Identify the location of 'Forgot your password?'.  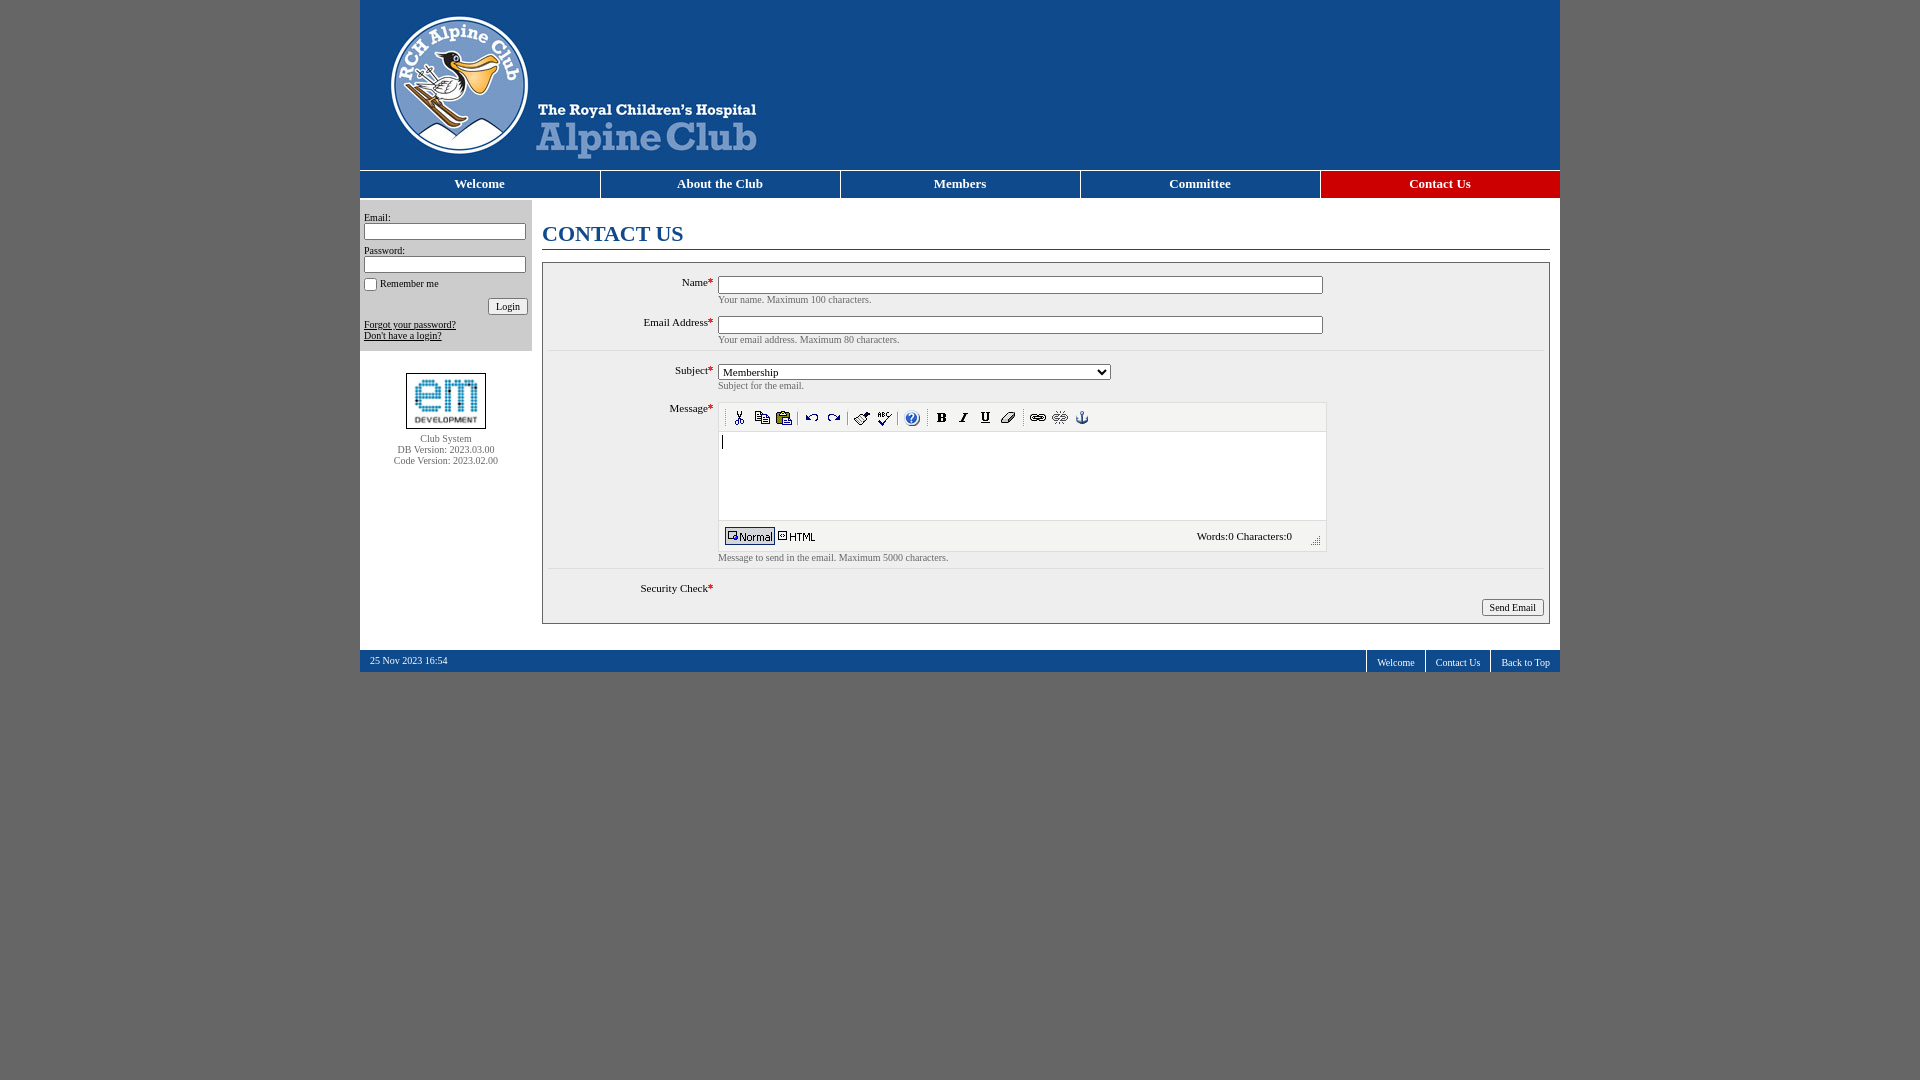
(364, 323).